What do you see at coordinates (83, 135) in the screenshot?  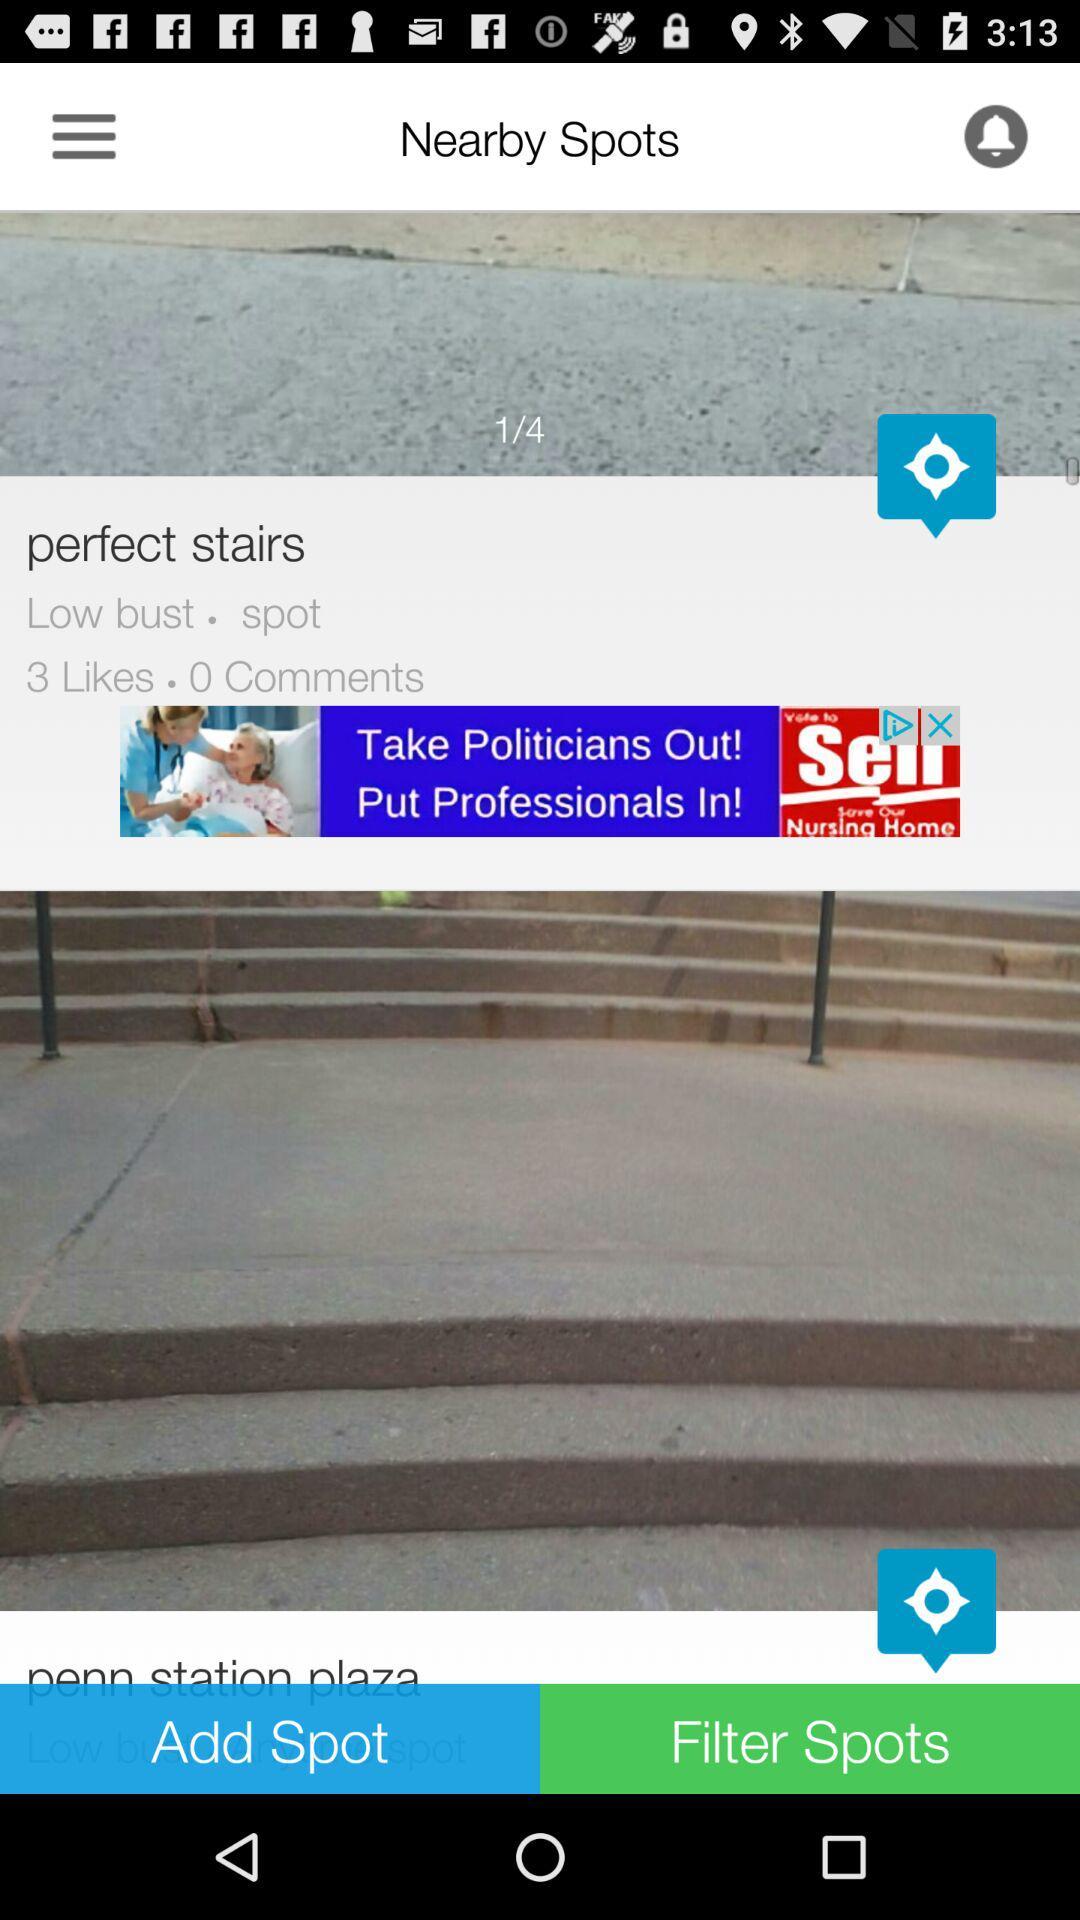 I see `open menu` at bounding box center [83, 135].